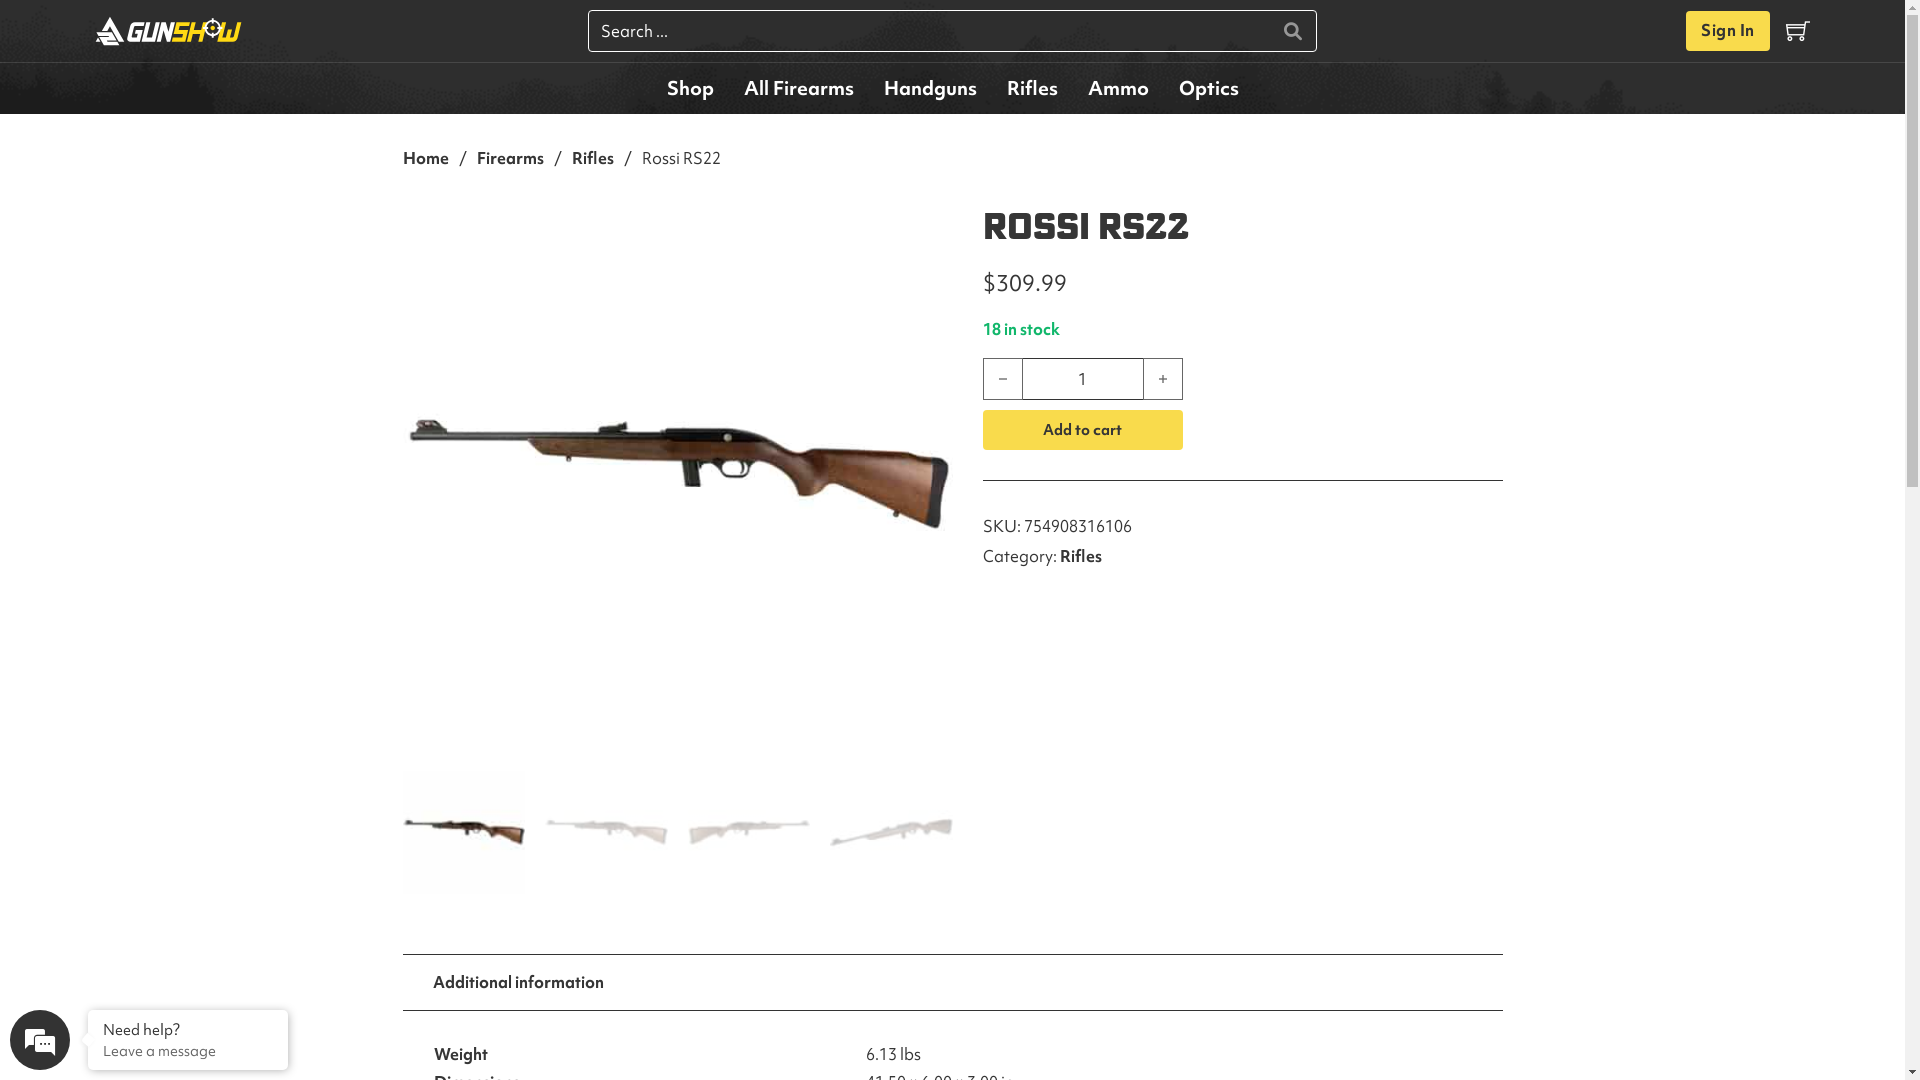 Image resolution: width=1920 pixels, height=1080 pixels. What do you see at coordinates (796, 87) in the screenshot?
I see `'All Firearms'` at bounding box center [796, 87].